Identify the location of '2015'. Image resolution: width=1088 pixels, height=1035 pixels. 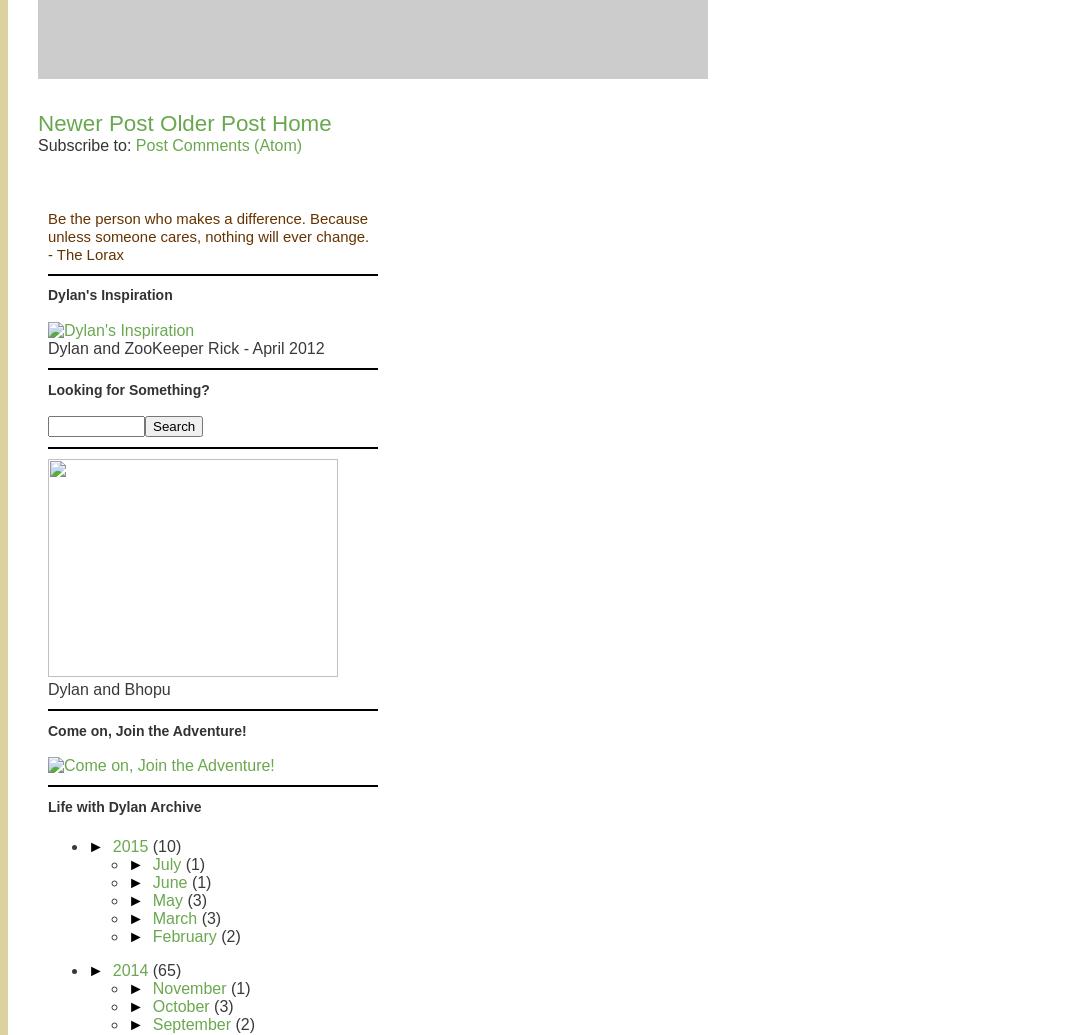
(131, 845).